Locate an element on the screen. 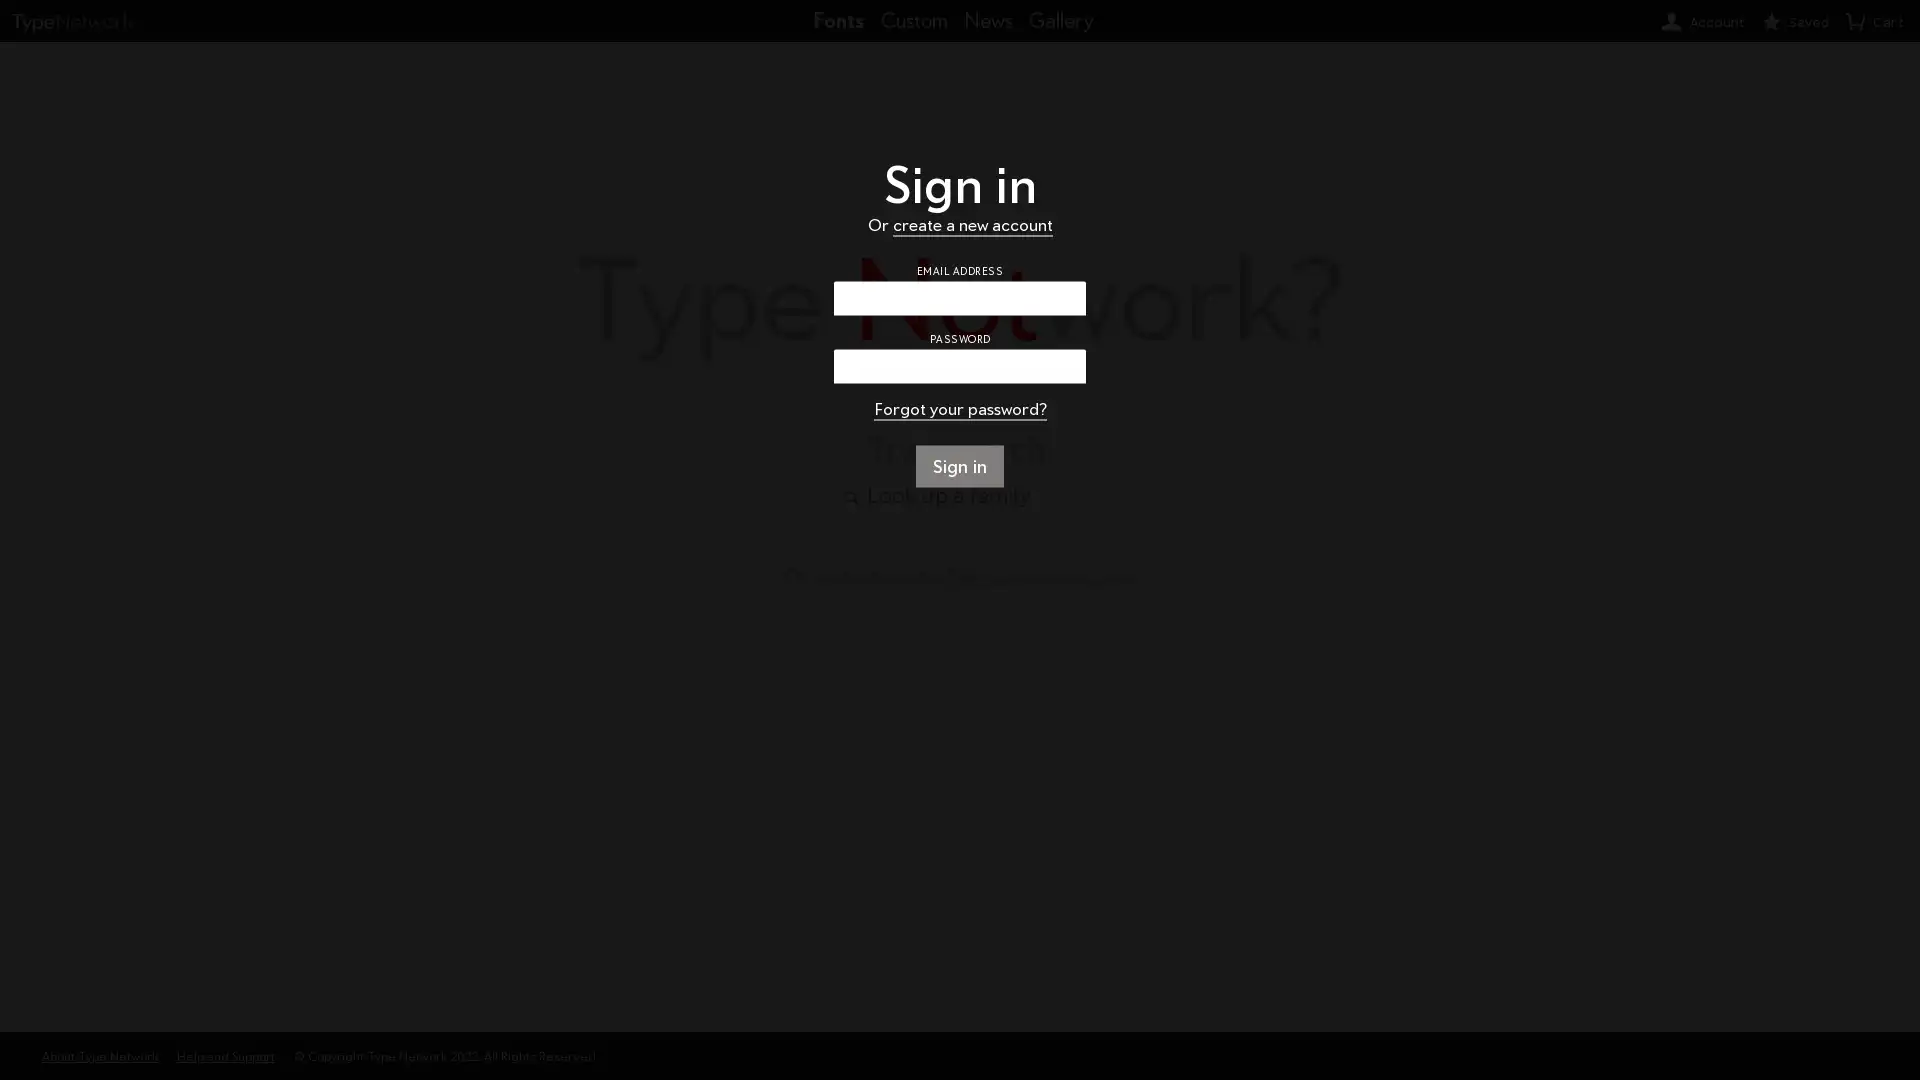 The height and width of the screenshot is (1080, 1920). Sign in is located at coordinates (958, 466).